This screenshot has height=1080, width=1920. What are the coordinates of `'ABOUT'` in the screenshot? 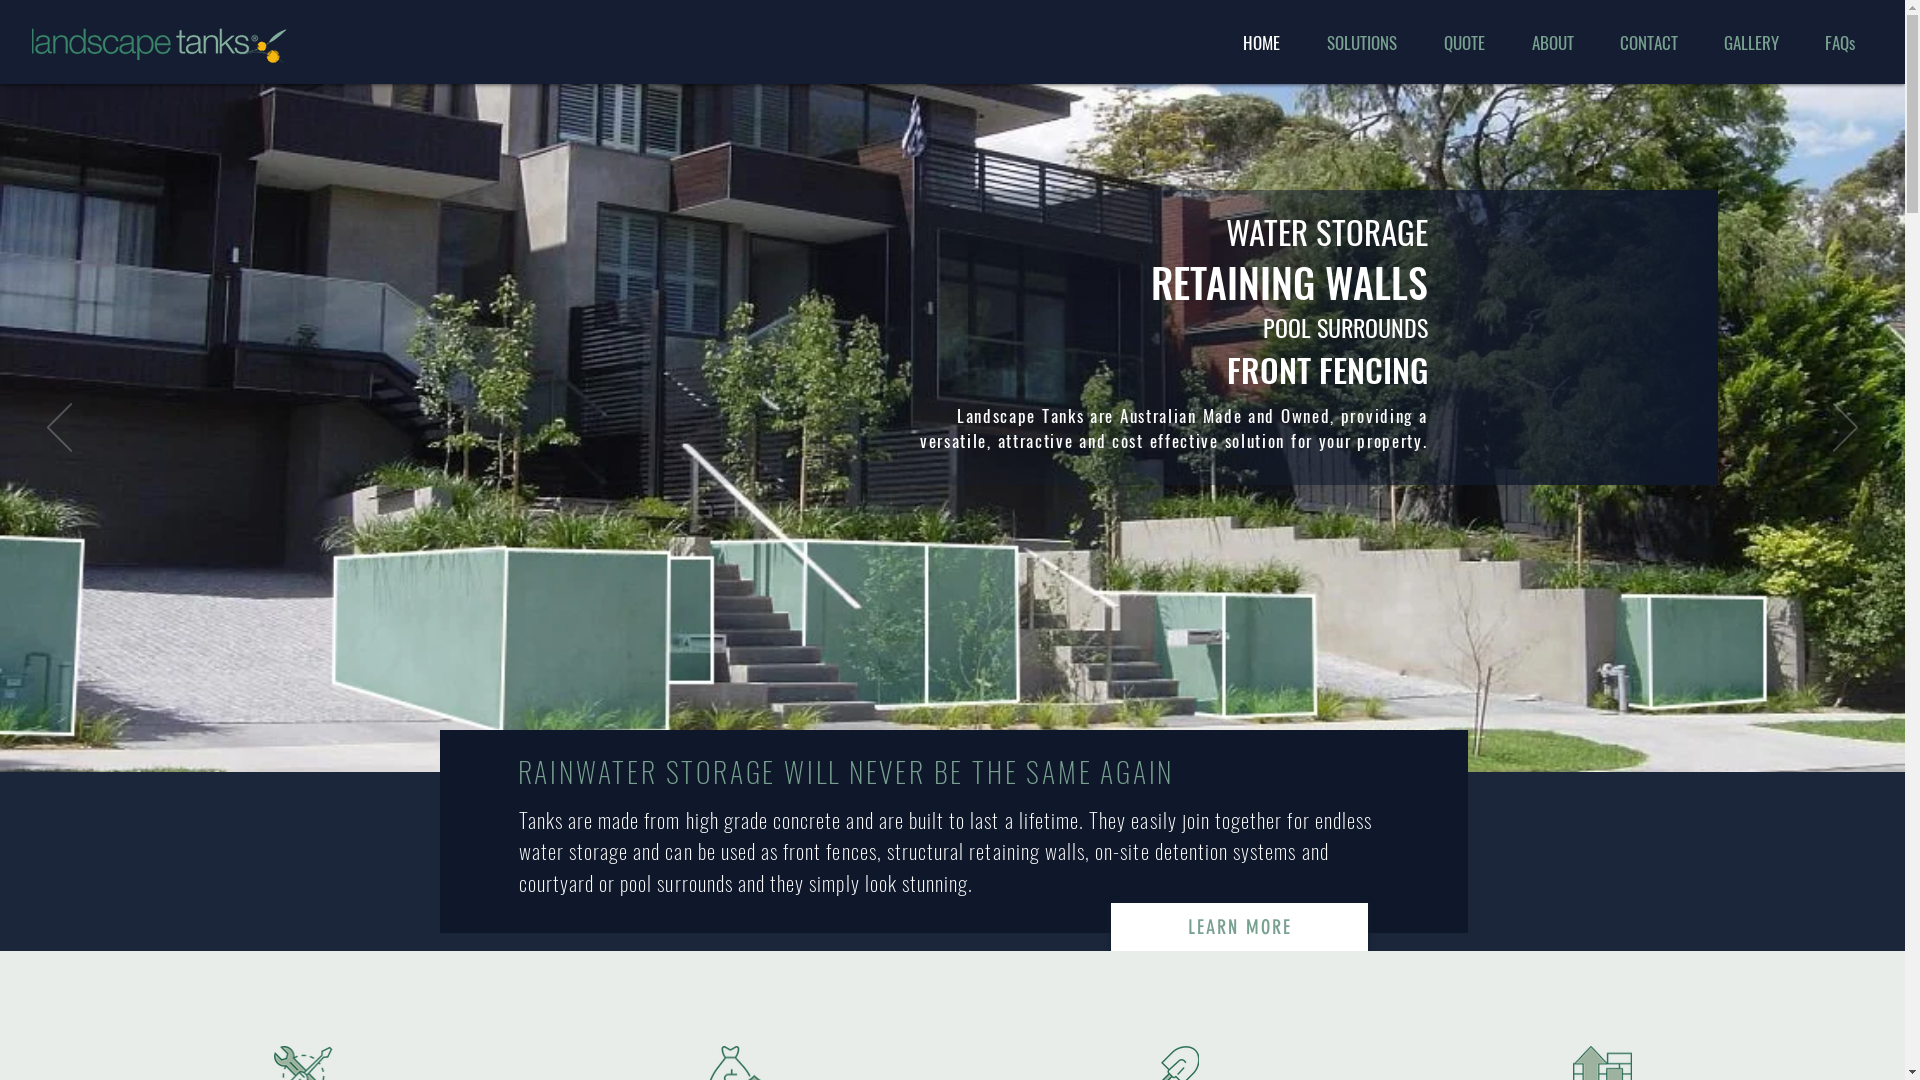 It's located at (1507, 42).